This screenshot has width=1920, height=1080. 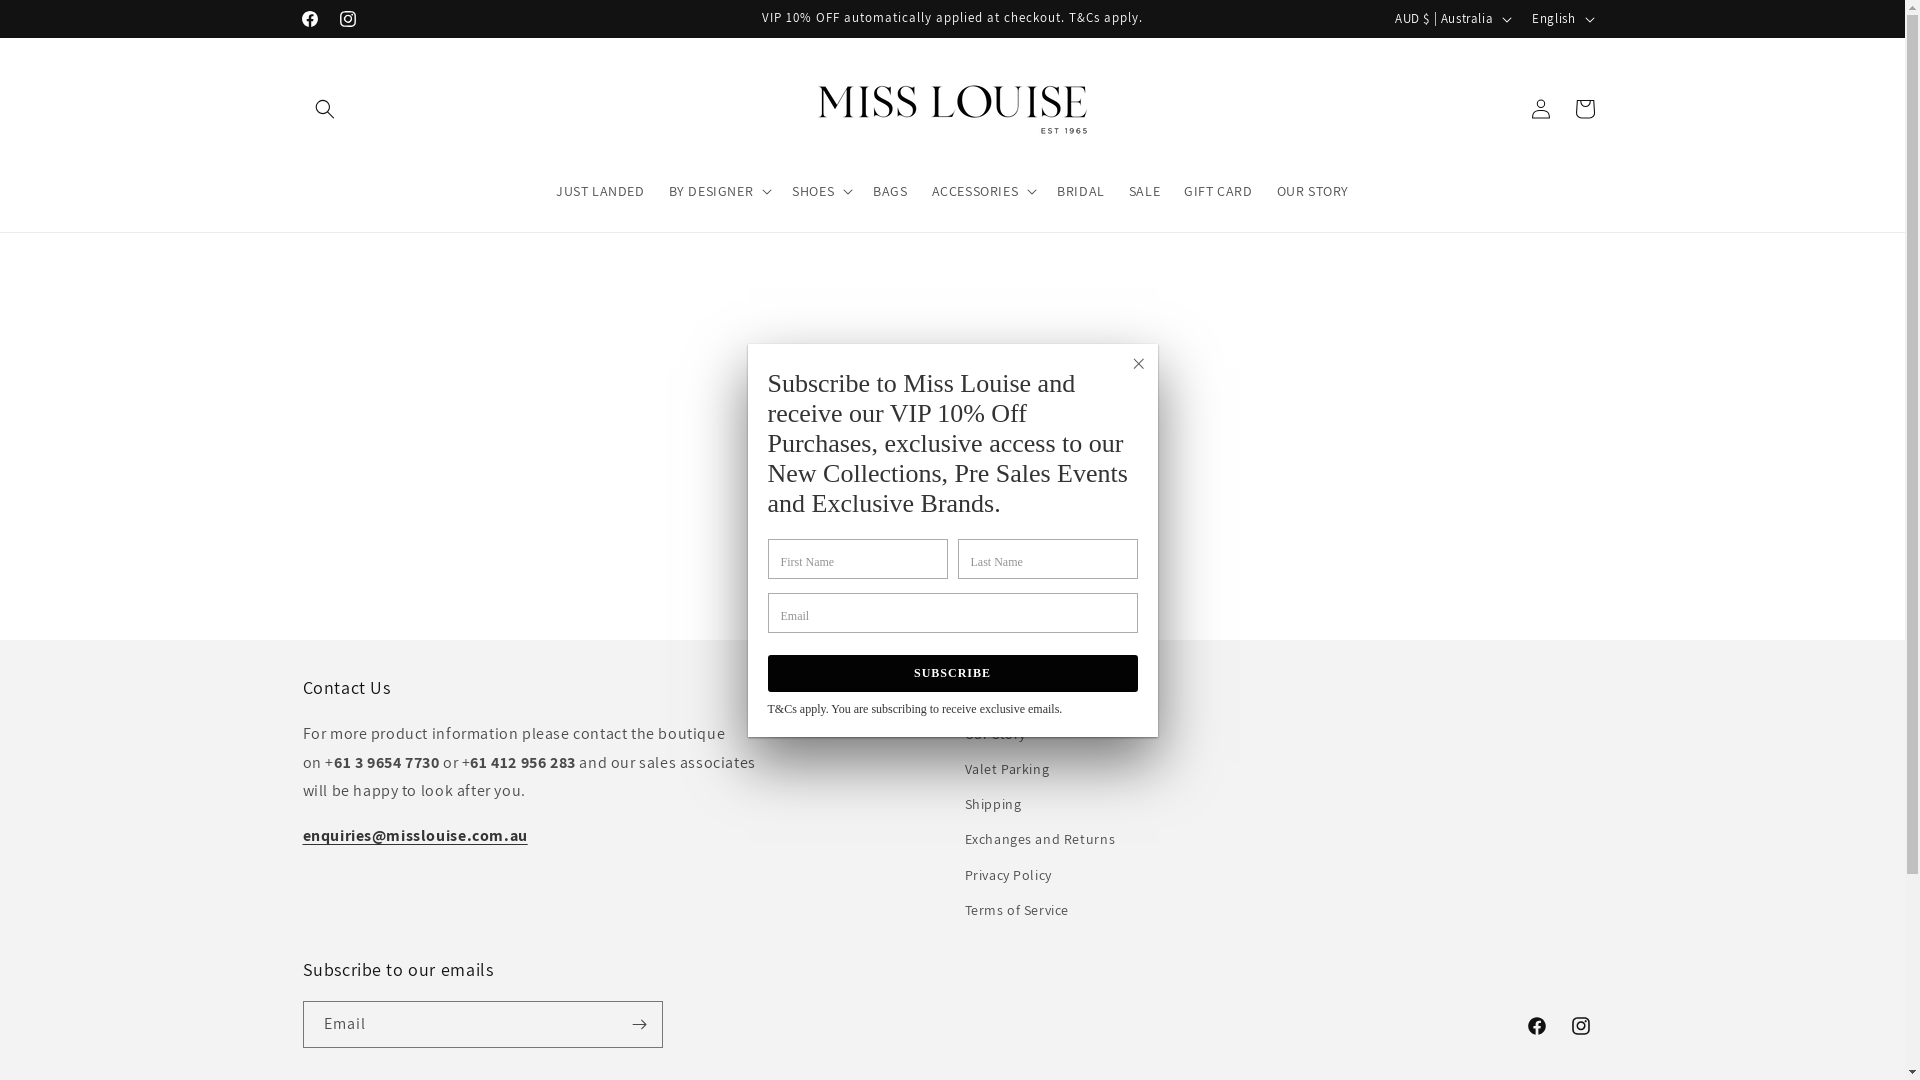 What do you see at coordinates (994, 736) in the screenshot?
I see `'Our Story'` at bounding box center [994, 736].